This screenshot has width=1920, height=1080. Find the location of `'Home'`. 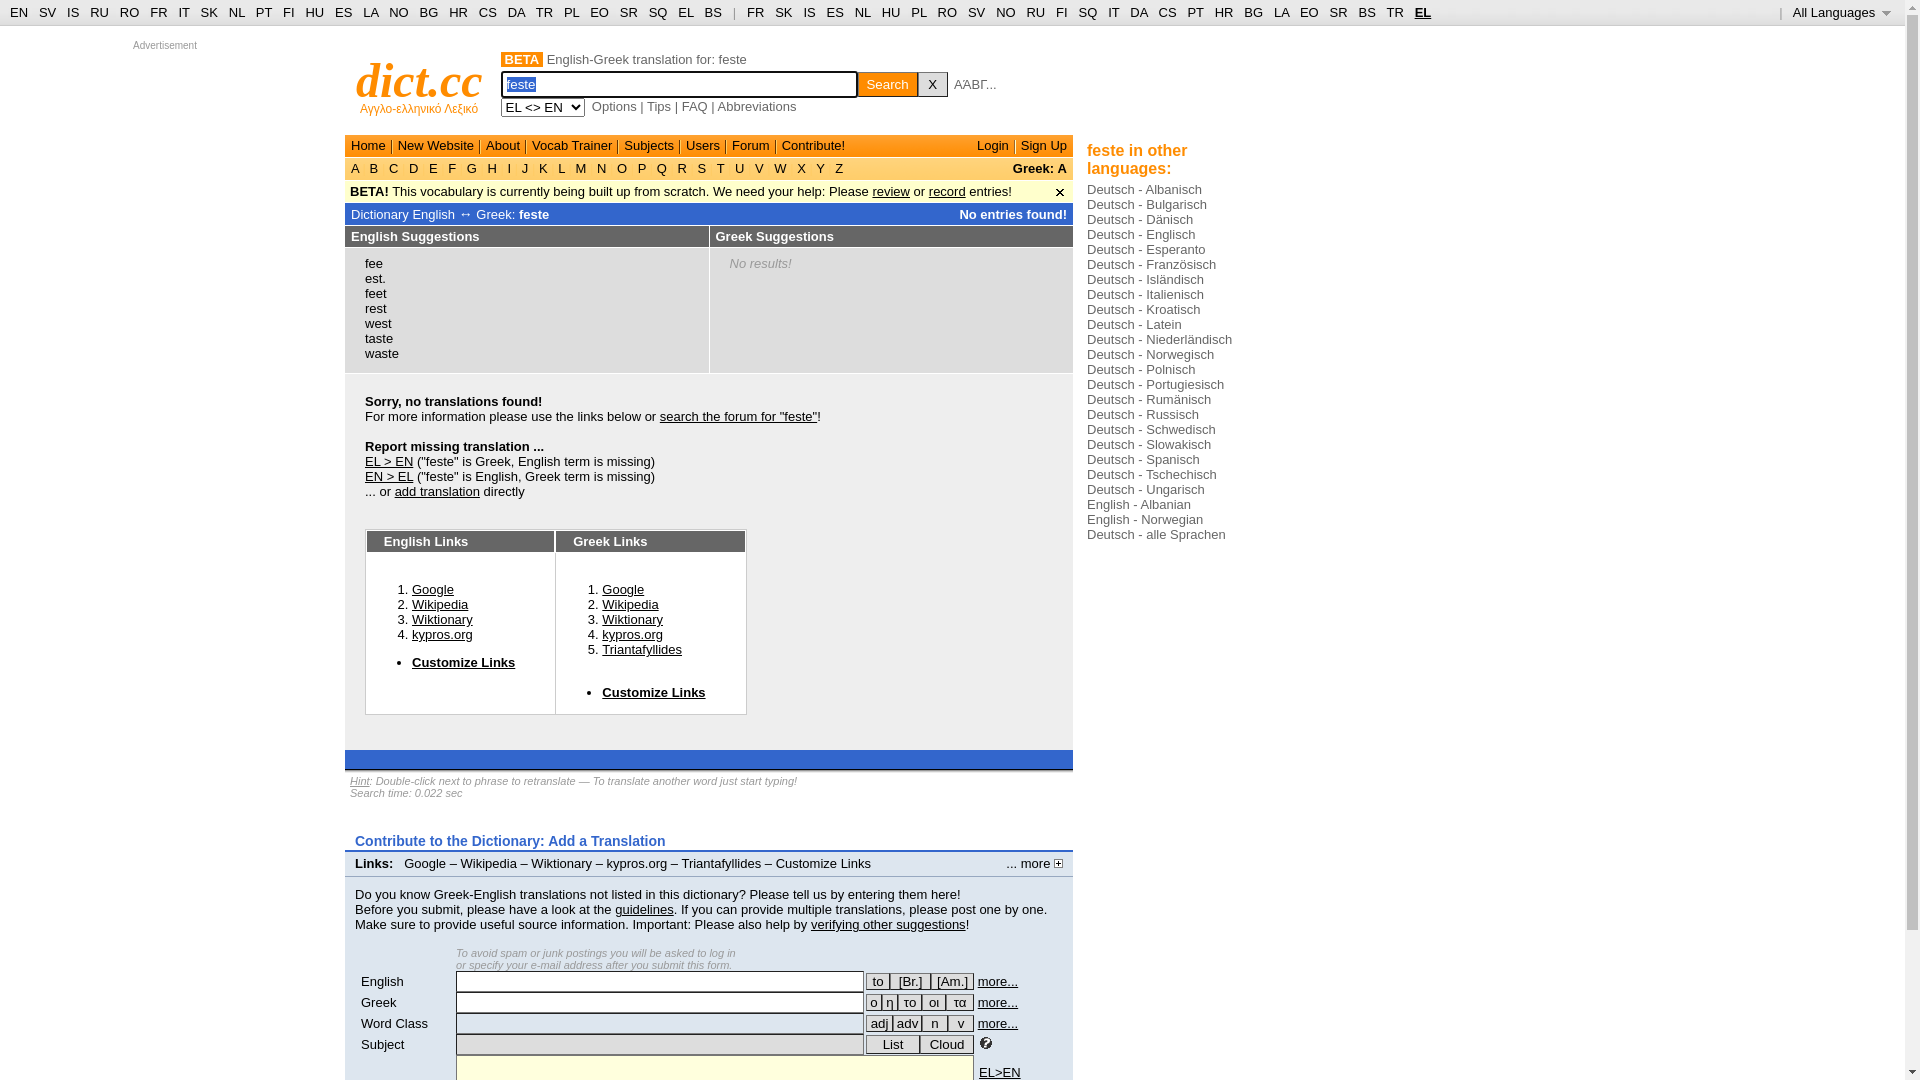

'Home' is located at coordinates (368, 144).